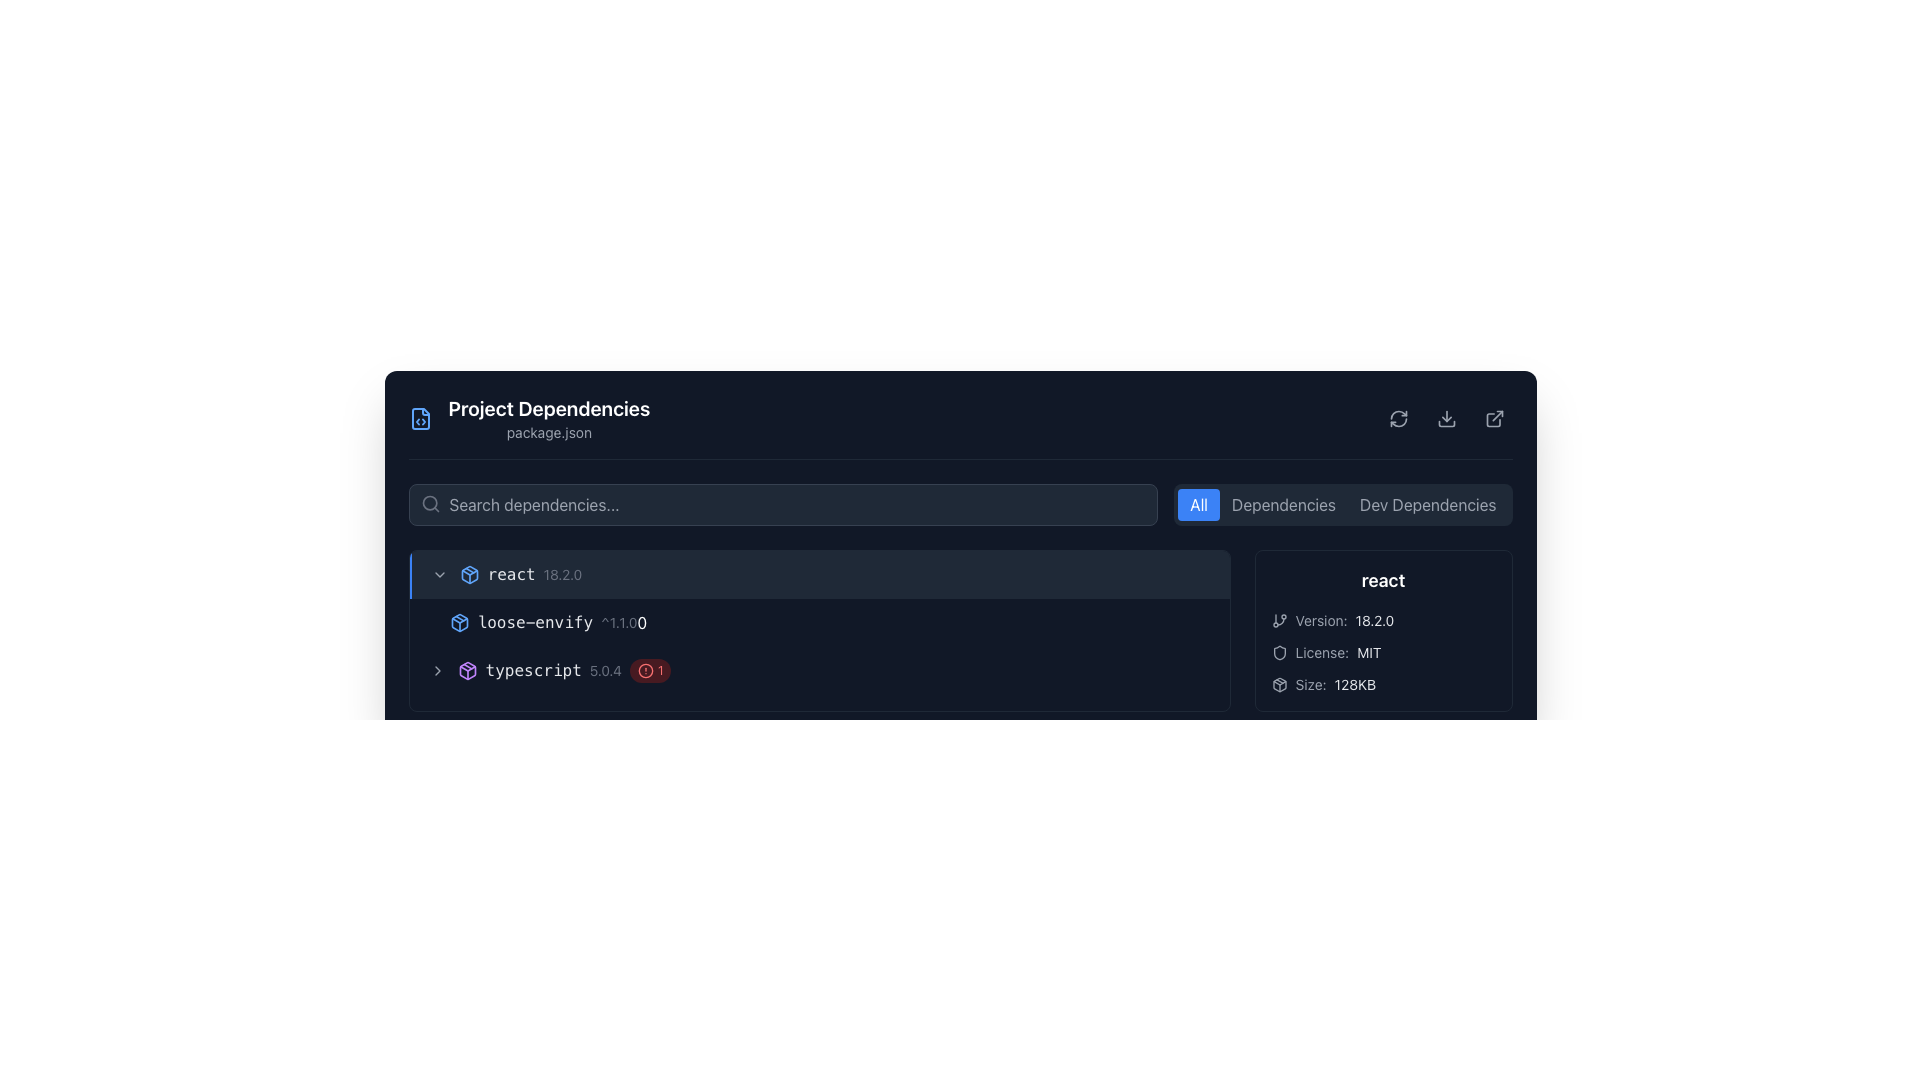  Describe the element at coordinates (819, 597) in the screenshot. I see `the list item displaying 'loose-envify ^1.1.0'` at that location.